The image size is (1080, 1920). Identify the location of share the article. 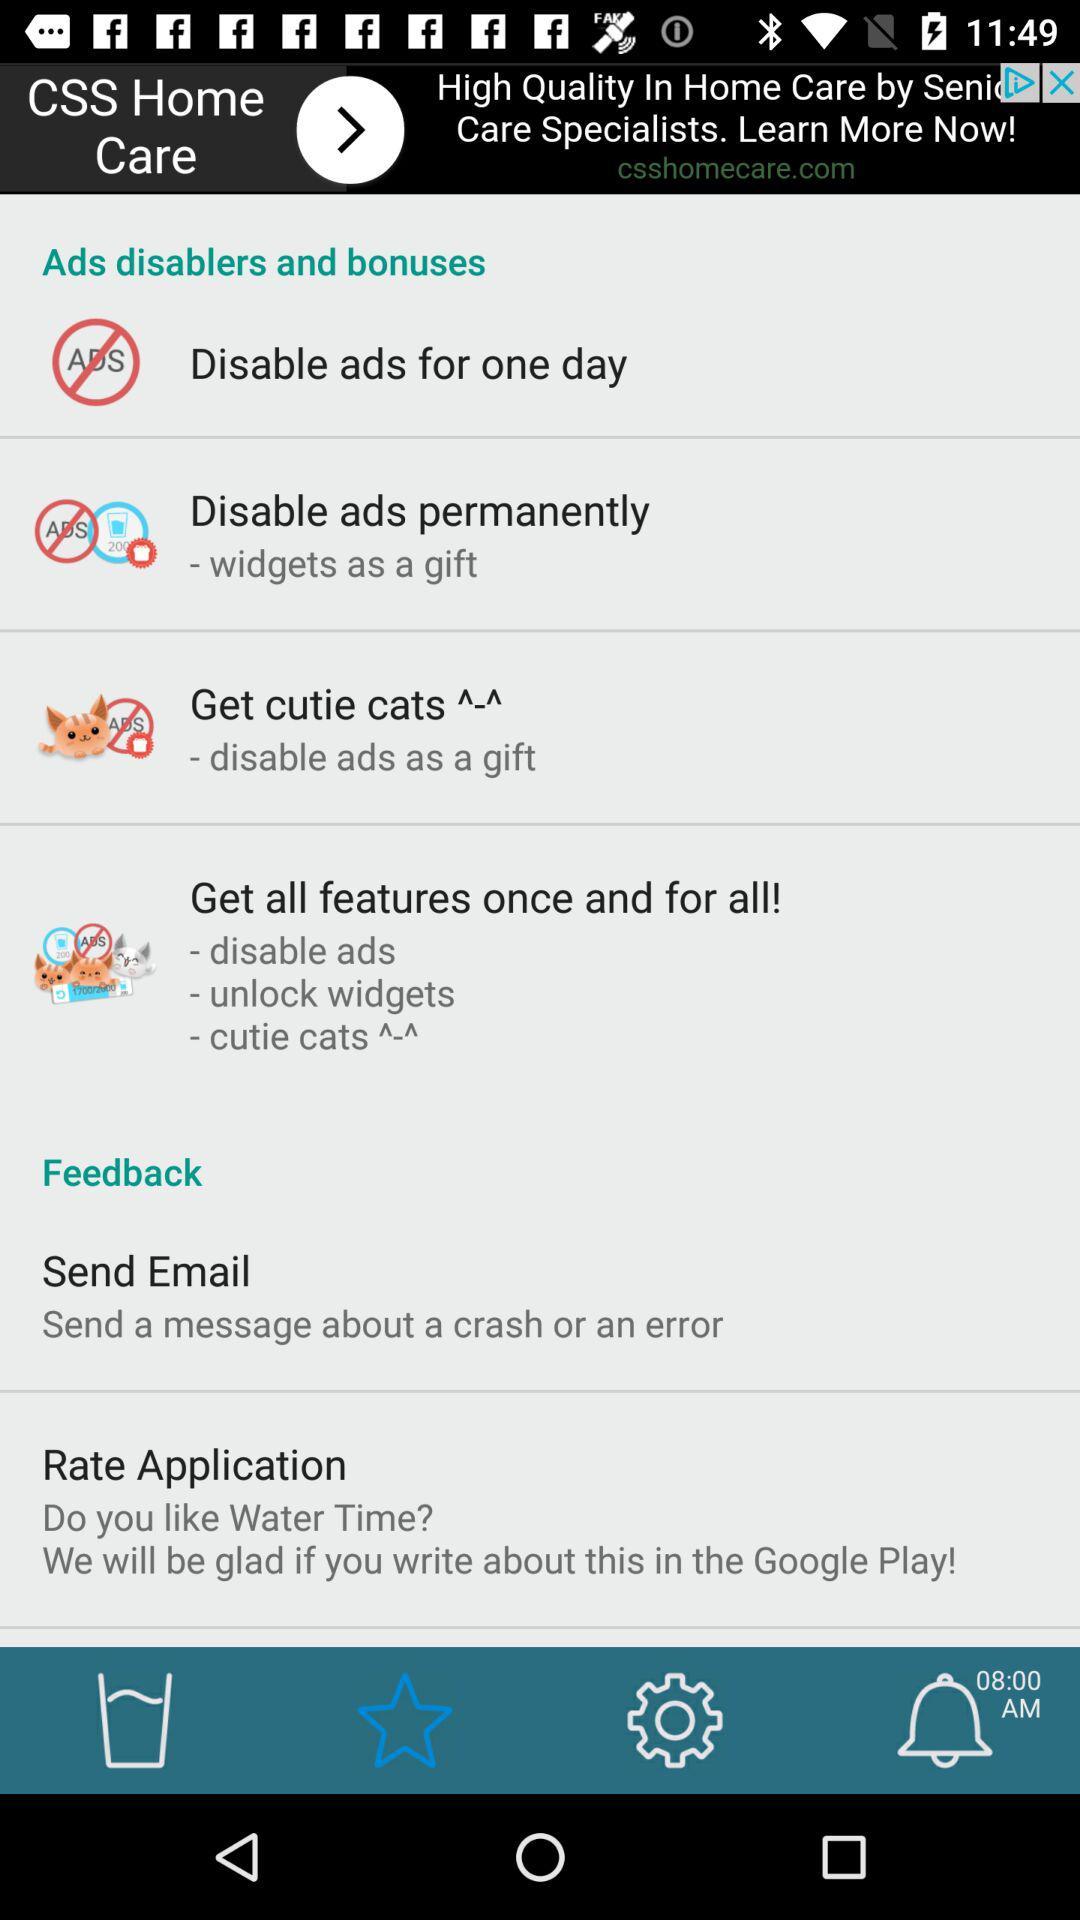
(540, 127).